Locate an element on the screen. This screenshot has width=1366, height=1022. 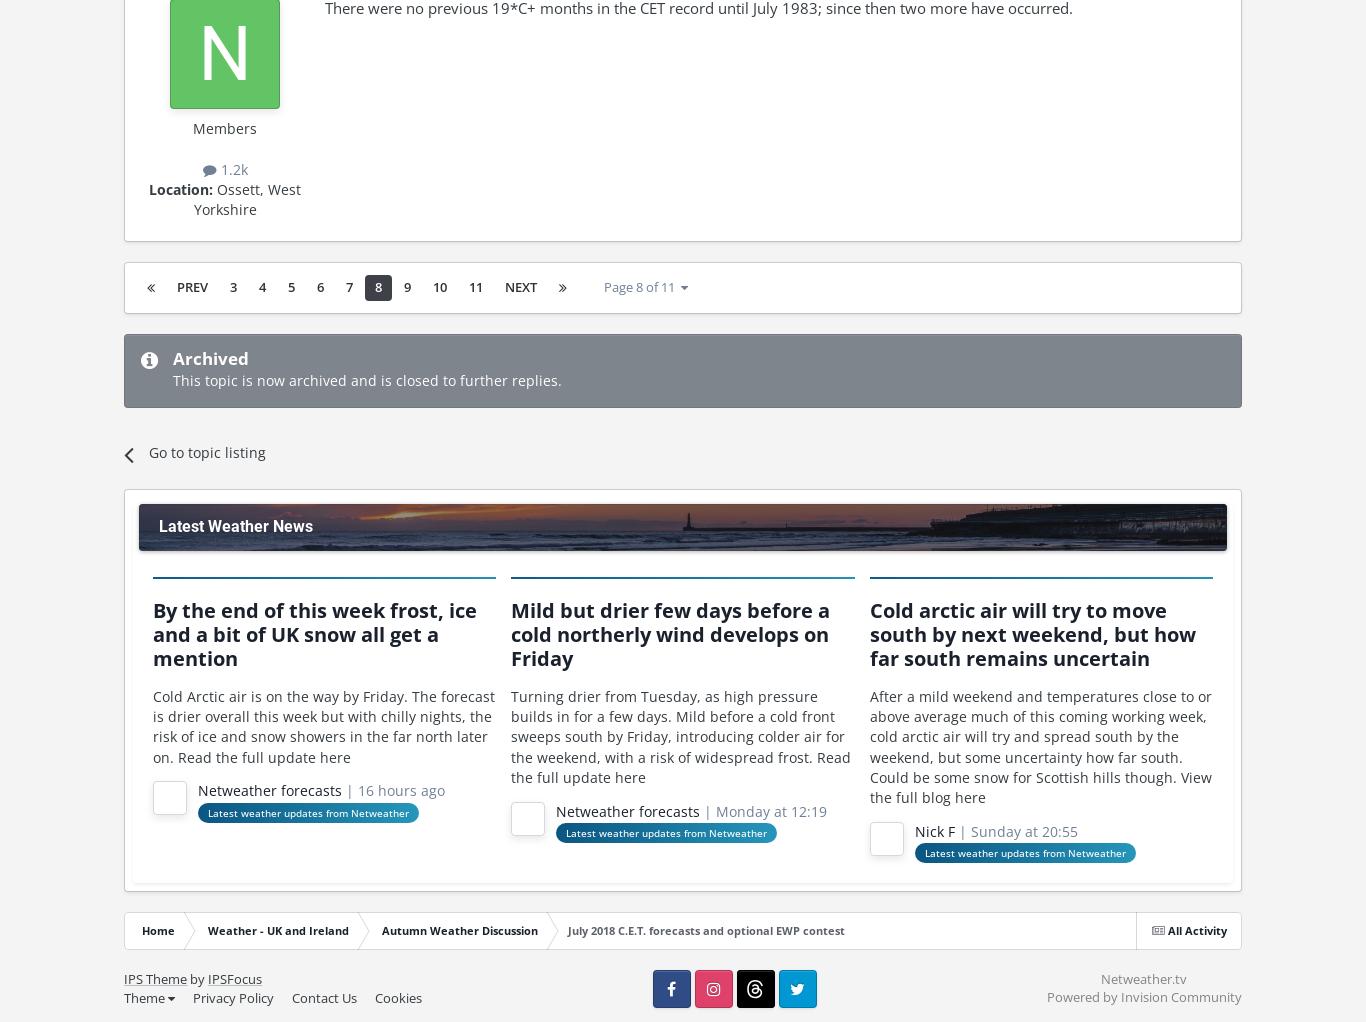
'Home' is located at coordinates (141, 930).